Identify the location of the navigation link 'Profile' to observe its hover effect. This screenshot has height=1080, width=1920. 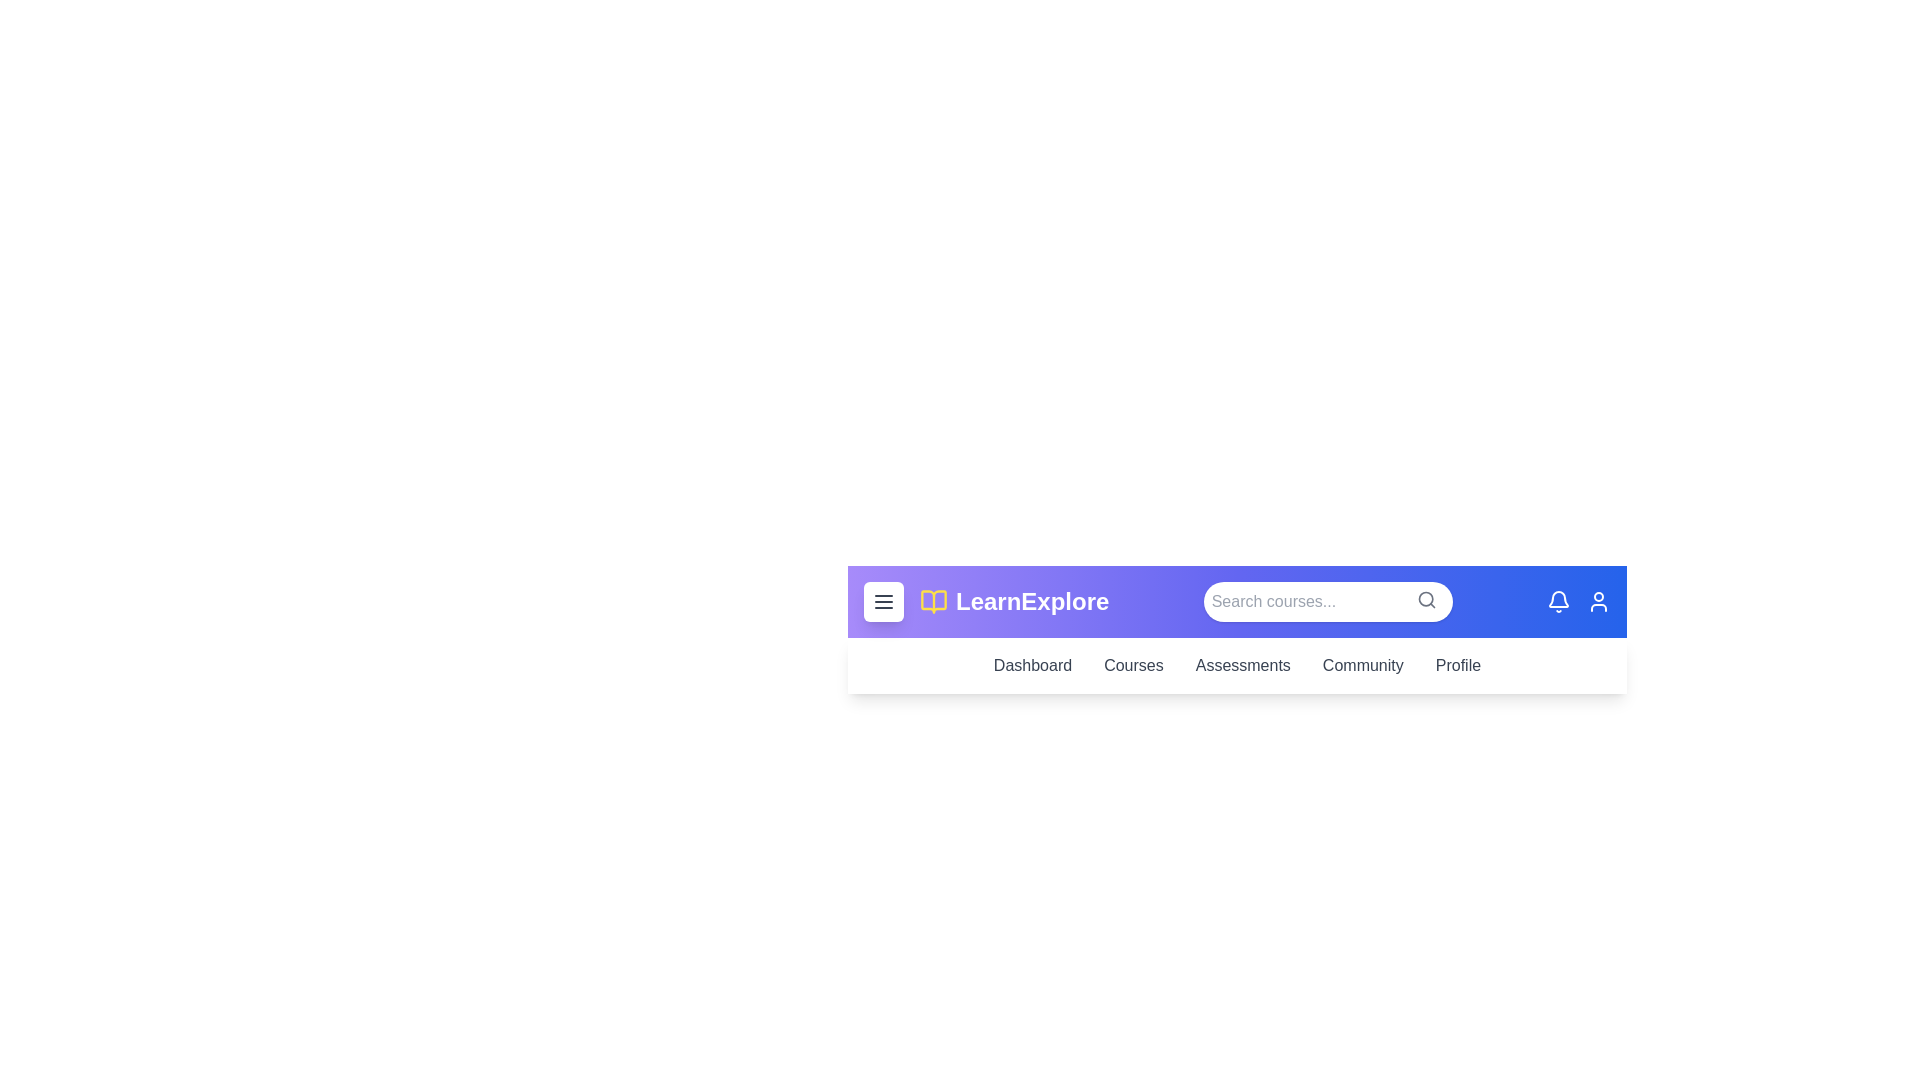
(1458, 666).